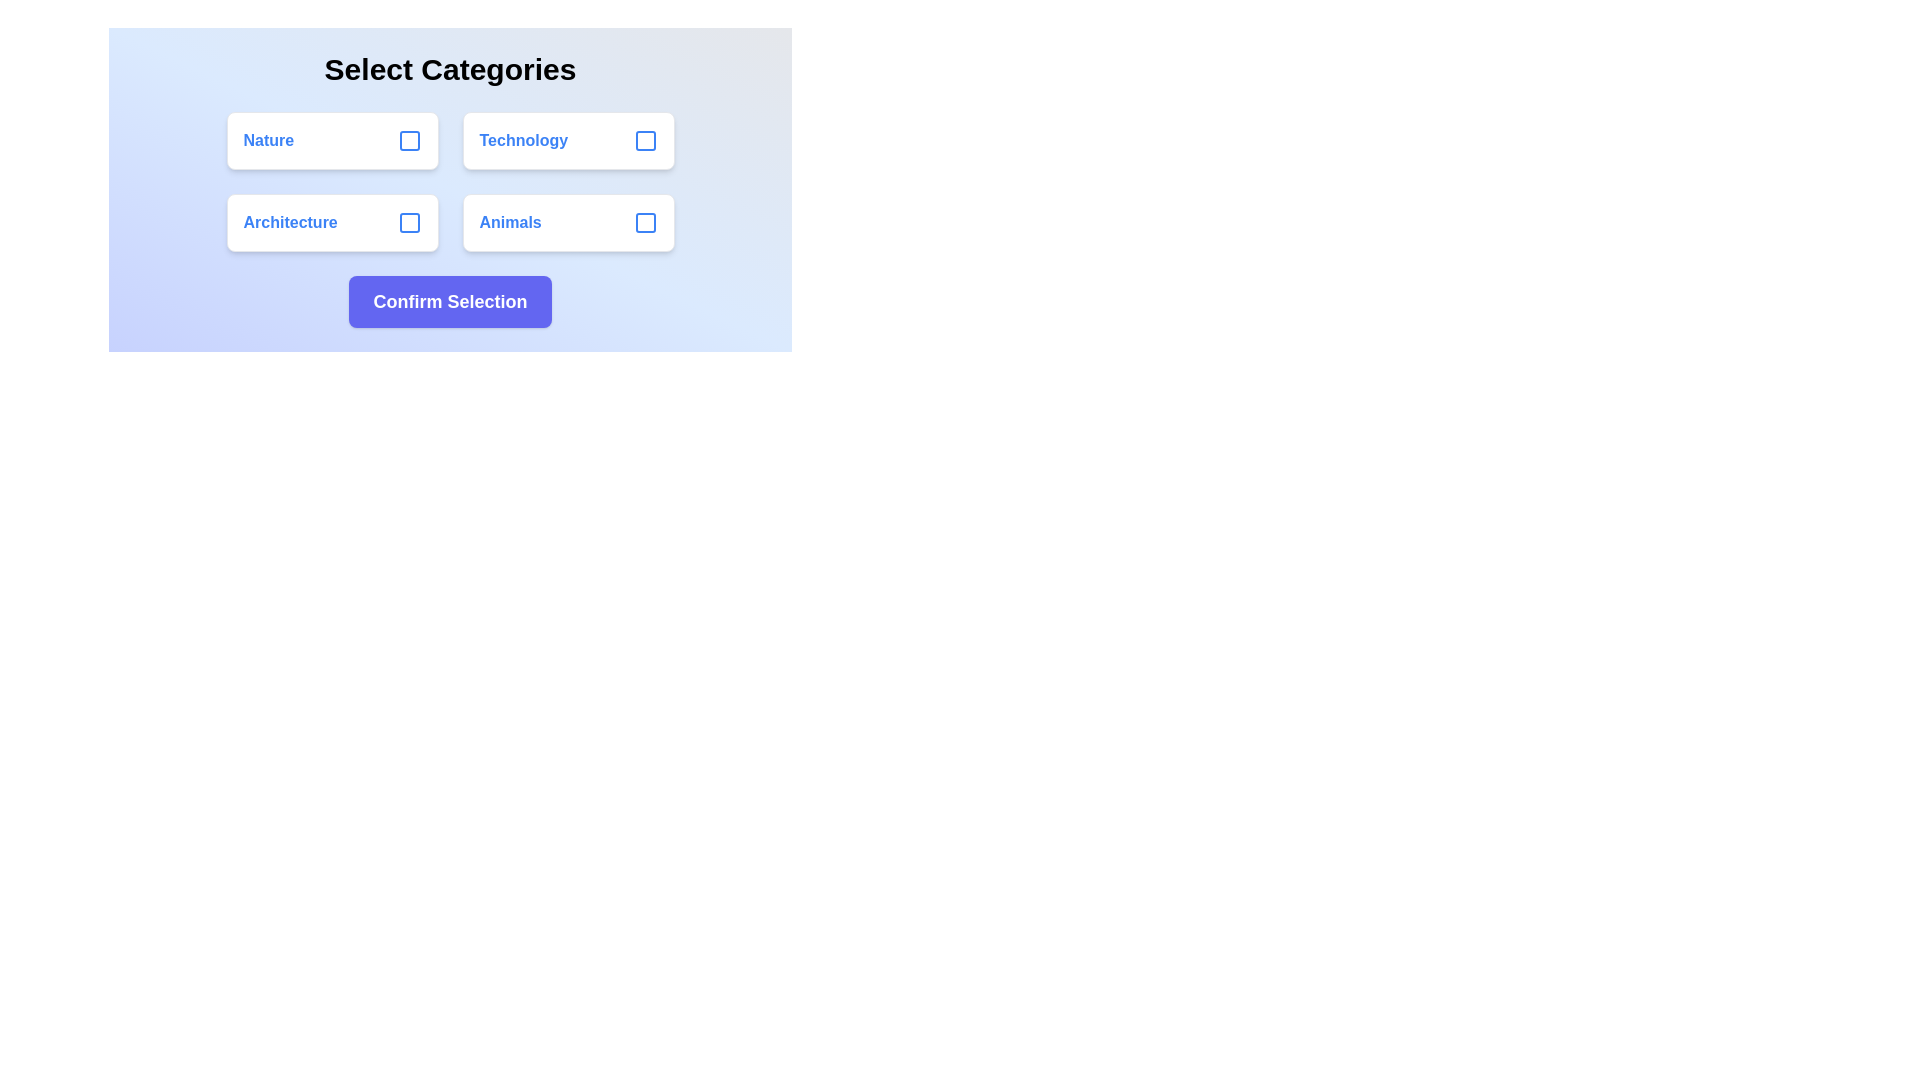 The height and width of the screenshot is (1080, 1920). Describe the element at coordinates (645, 223) in the screenshot. I see `the checkbox corresponding to the category Animals to toggle its selection` at that location.